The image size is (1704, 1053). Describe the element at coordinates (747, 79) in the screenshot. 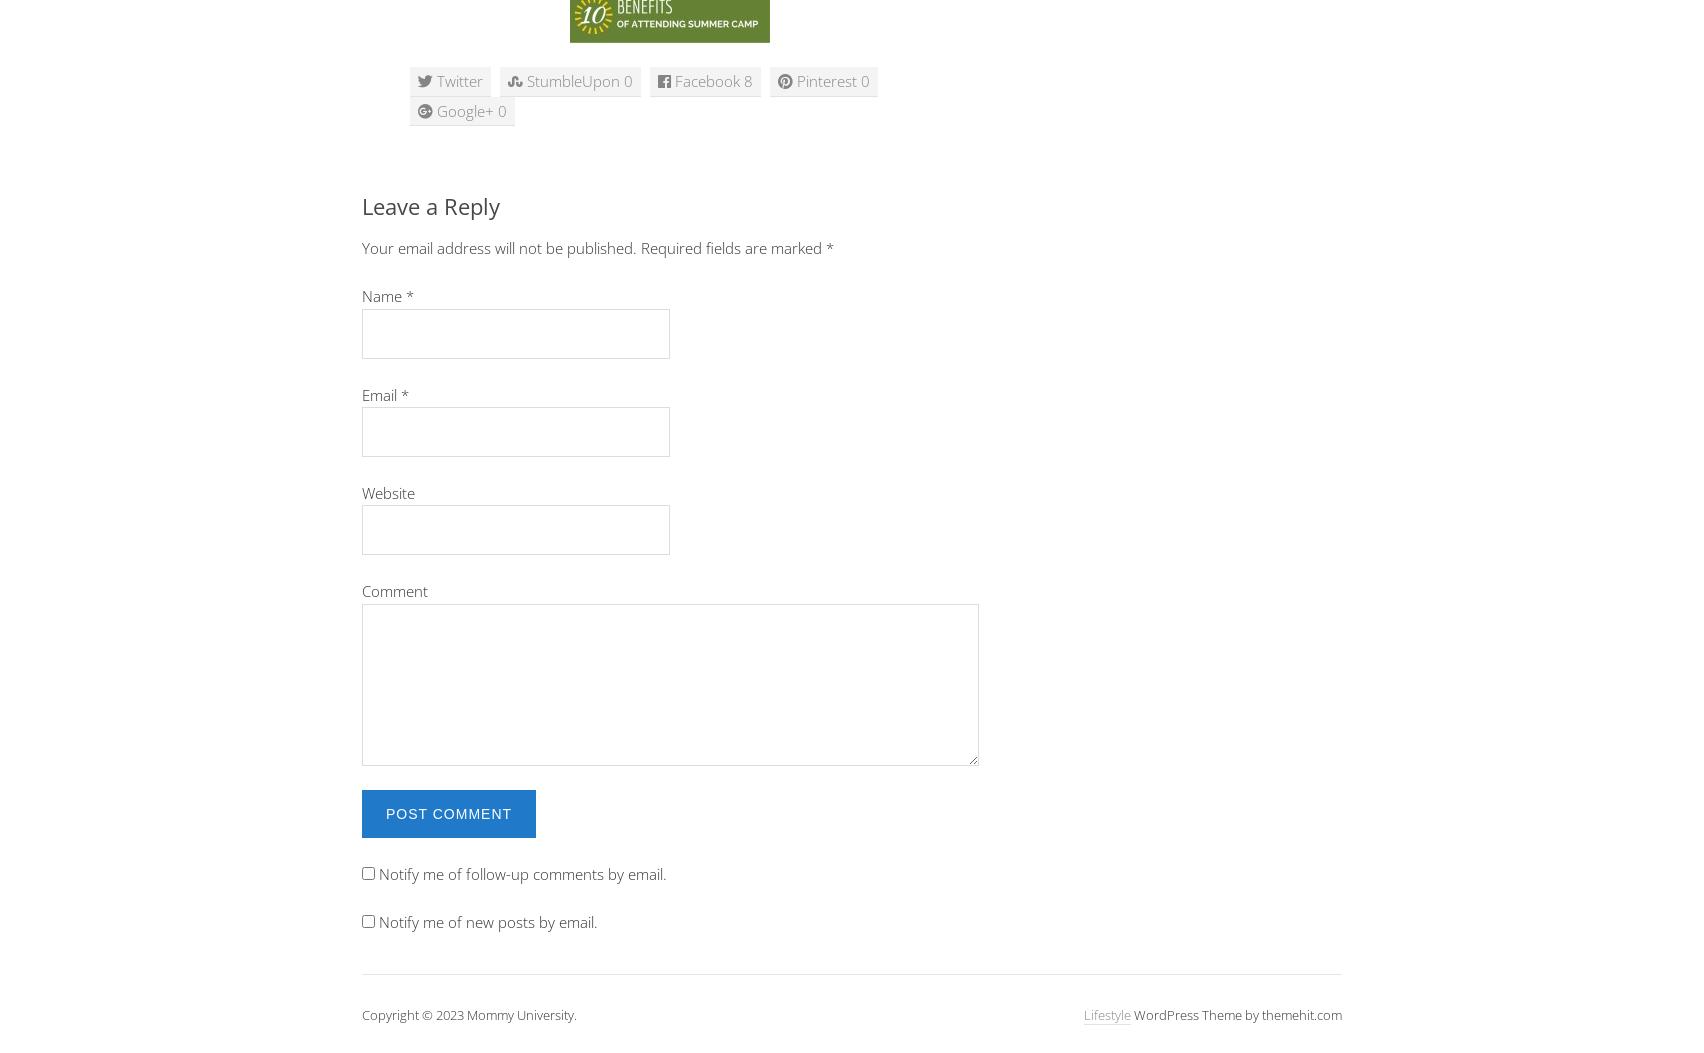

I see `'8'` at that location.